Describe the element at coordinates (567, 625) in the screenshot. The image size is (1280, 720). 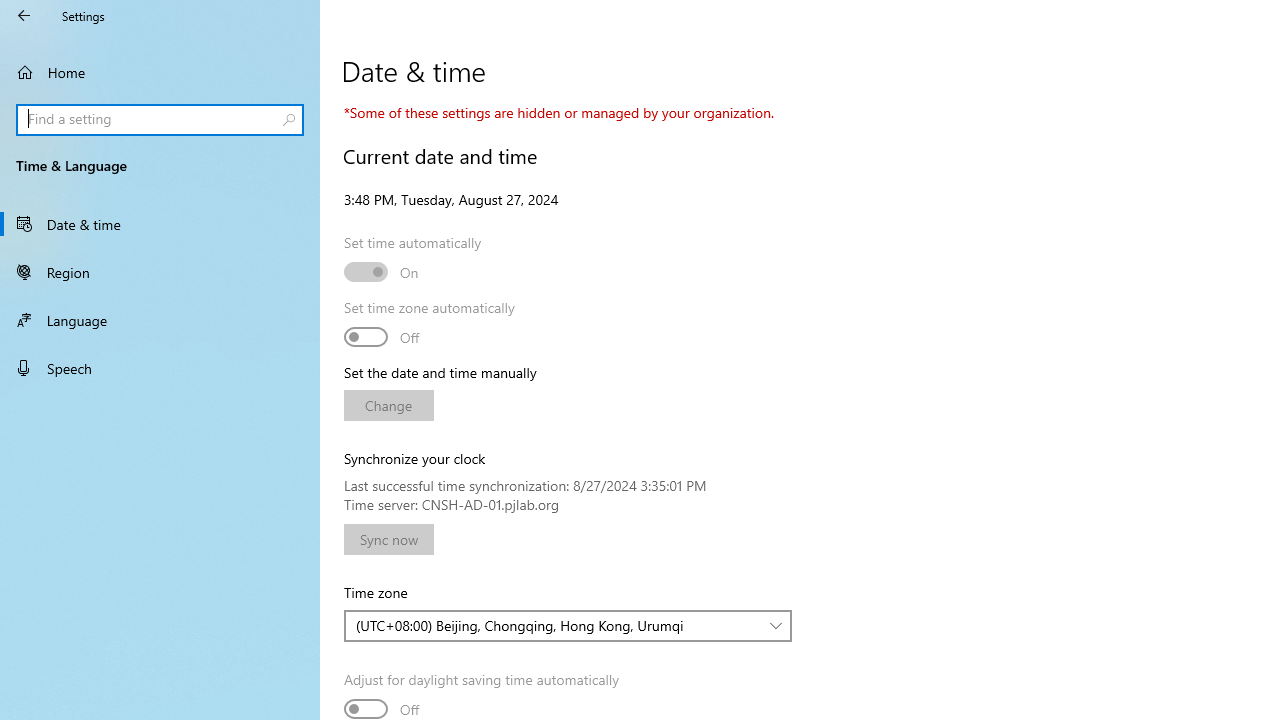
I see `'Time zone'` at that location.